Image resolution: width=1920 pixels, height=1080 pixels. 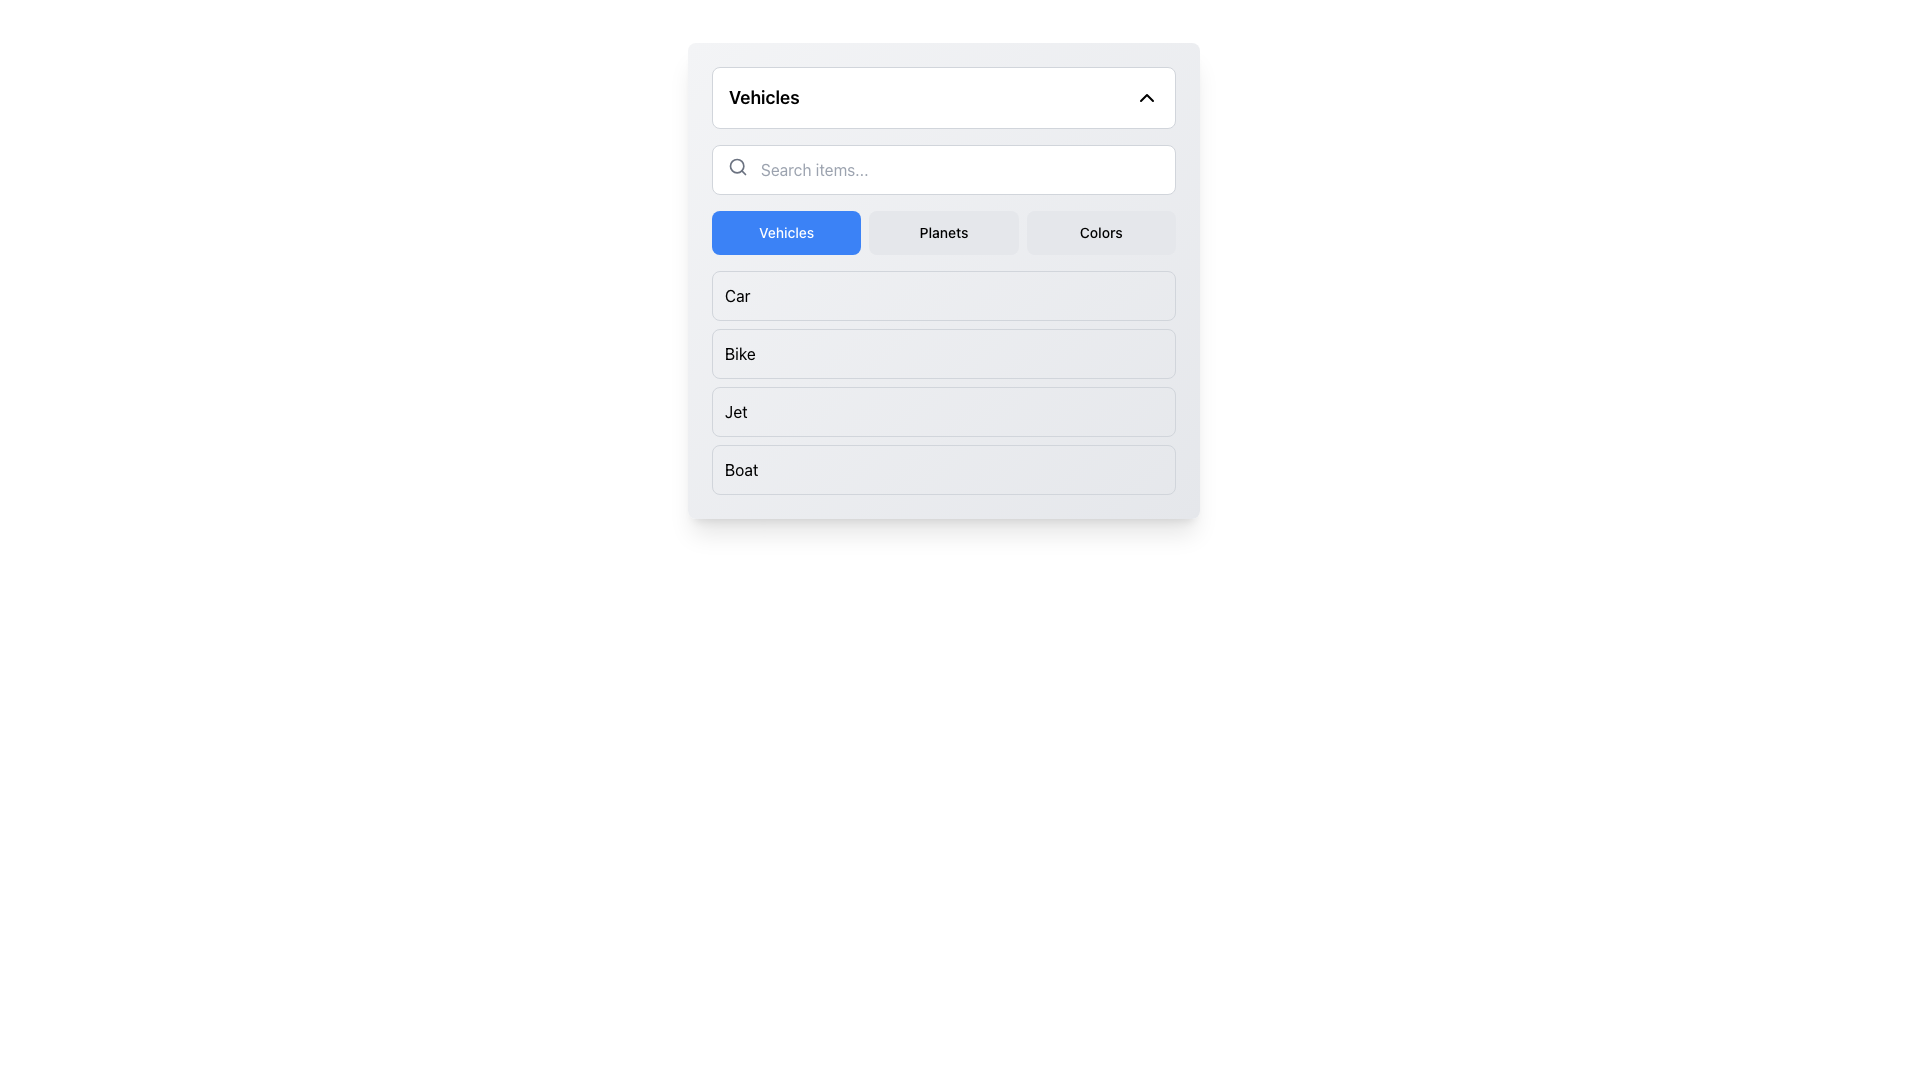 I want to click on the 'Jet' text label within the selectable list item in the dropdown menu under the 'Vehicles' category, so click(x=735, y=411).